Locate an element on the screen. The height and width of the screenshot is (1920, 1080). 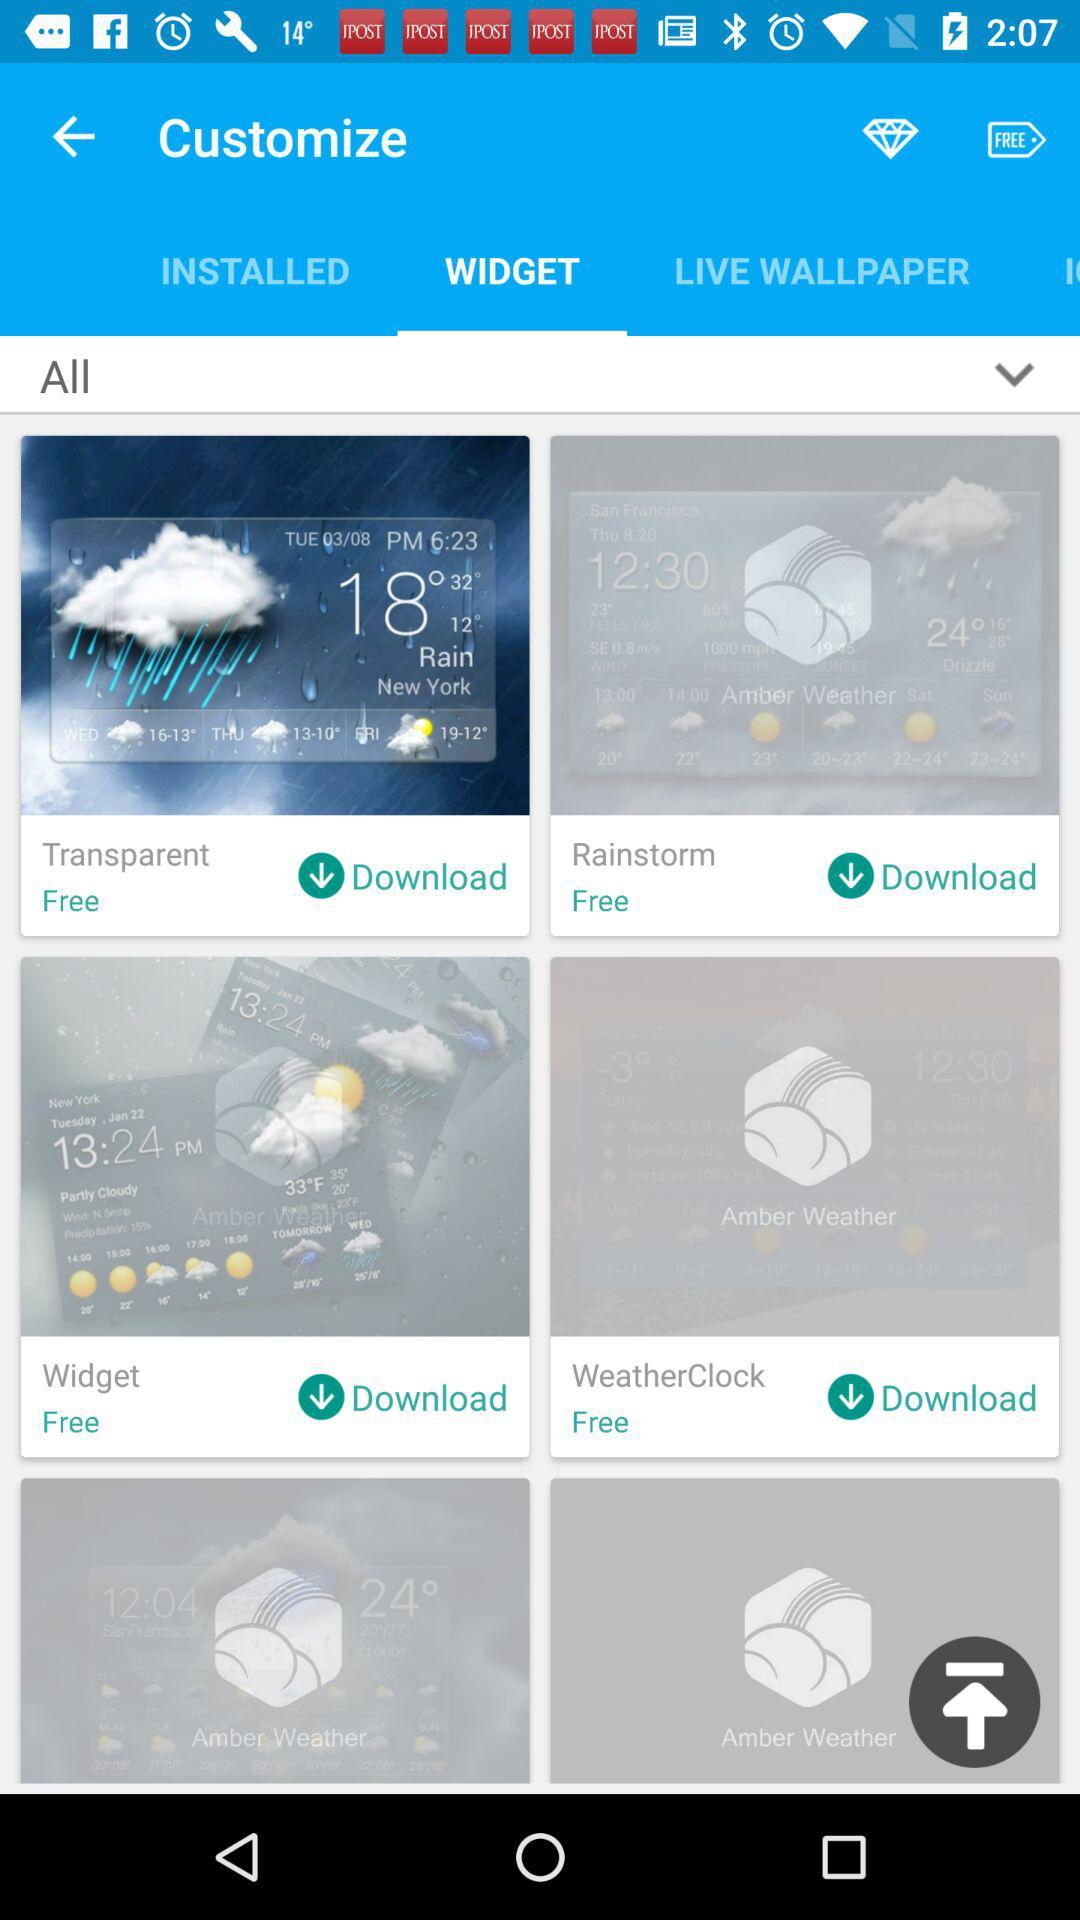
icon next to widget item is located at coordinates (821, 269).